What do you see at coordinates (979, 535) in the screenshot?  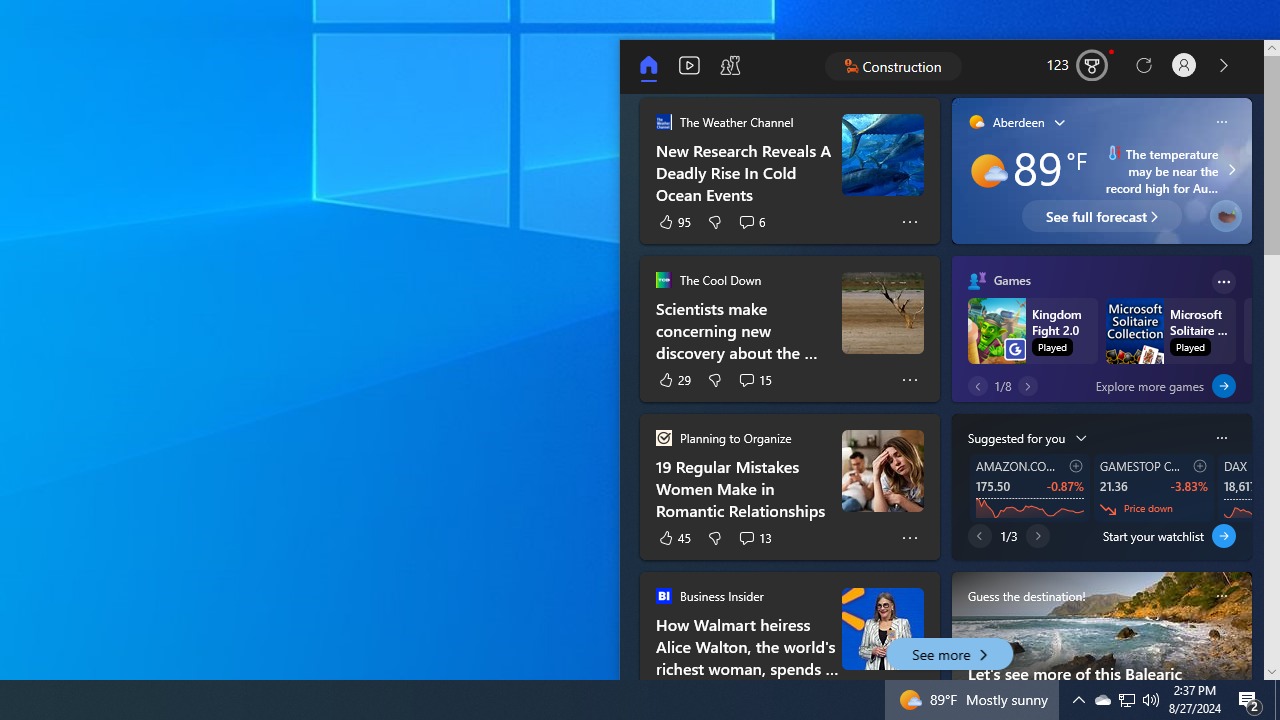 I see `'Previous page'` at bounding box center [979, 535].